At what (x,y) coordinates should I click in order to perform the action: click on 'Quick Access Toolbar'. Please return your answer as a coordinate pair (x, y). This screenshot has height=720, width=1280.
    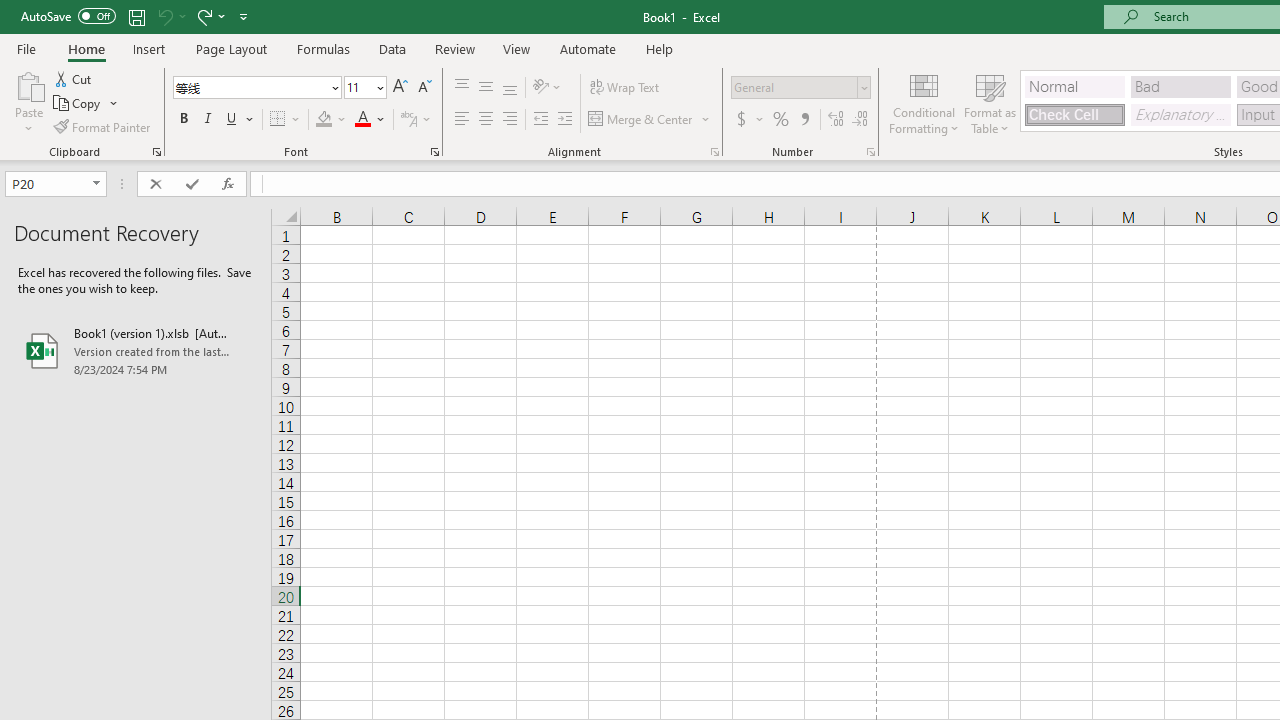
    Looking at the image, I should click on (135, 16).